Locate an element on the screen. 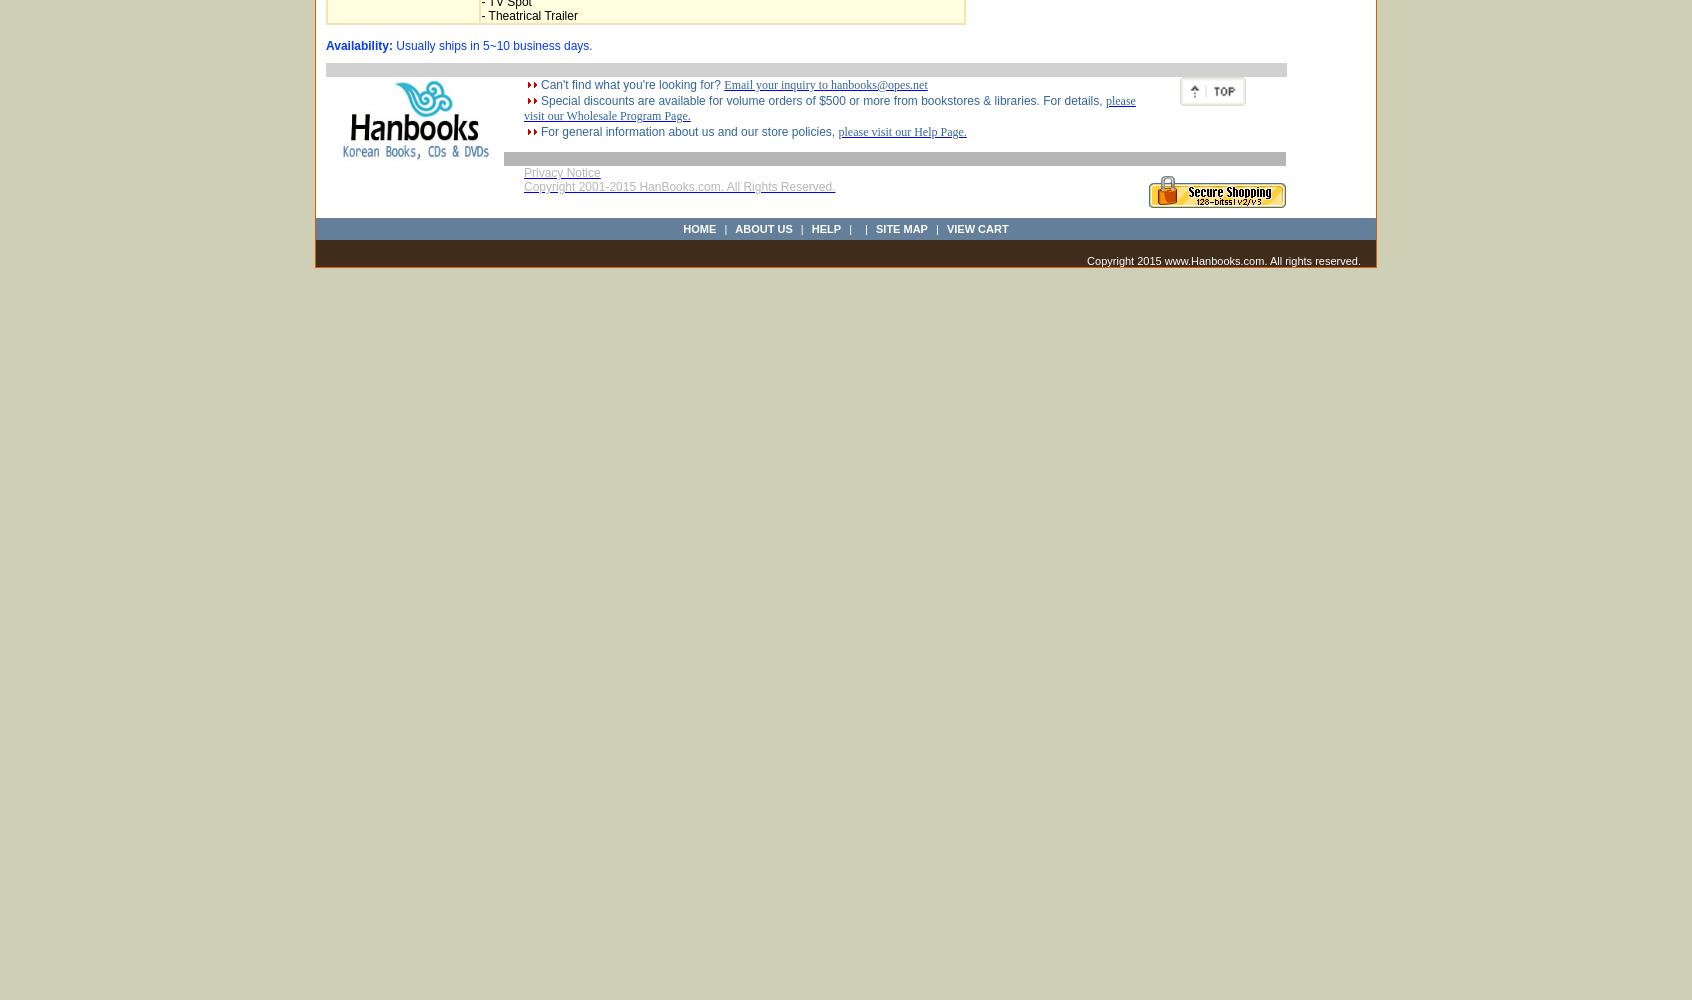 This screenshot has width=1692, height=1000. 'please visit our Help Page.' is located at coordinates (901, 132).